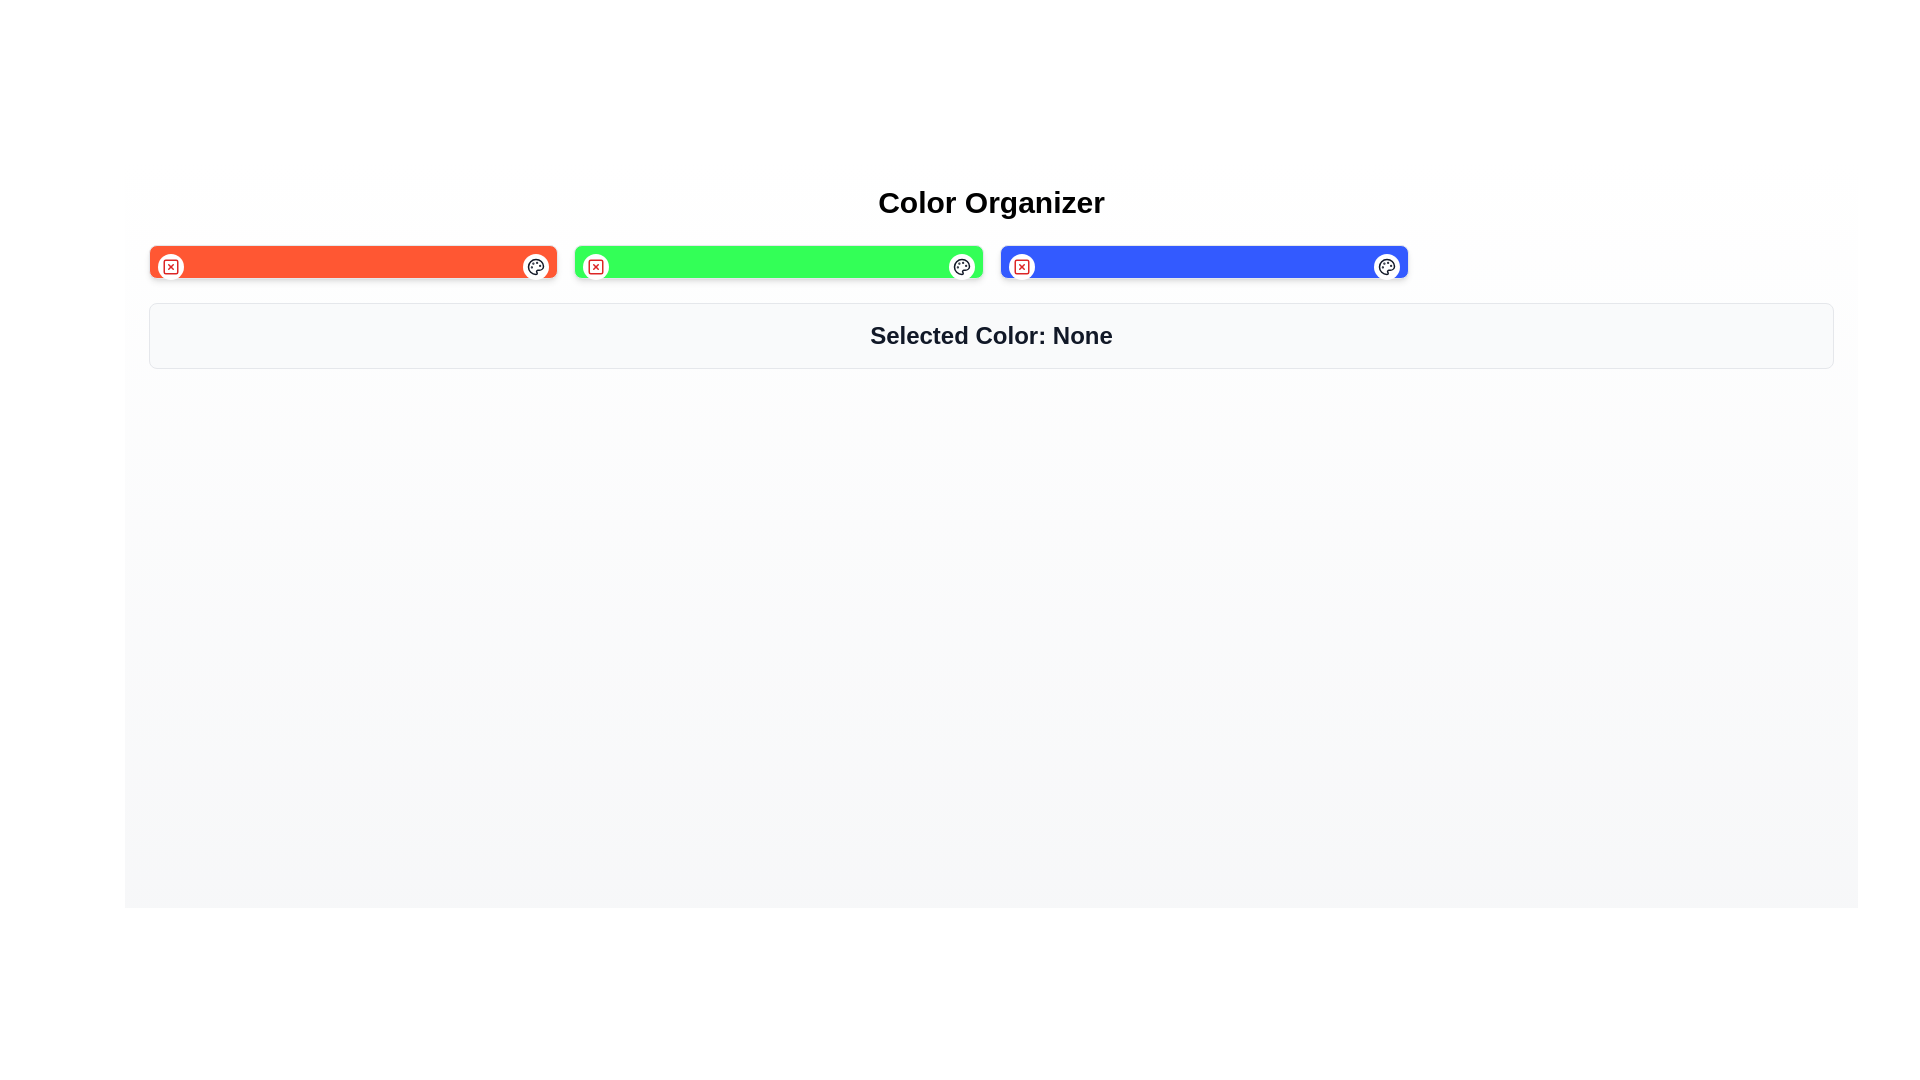 Image resolution: width=1920 pixels, height=1080 pixels. Describe the element at coordinates (991, 203) in the screenshot. I see `the main heading at the top of the interface that indicates the application's purpose` at that location.